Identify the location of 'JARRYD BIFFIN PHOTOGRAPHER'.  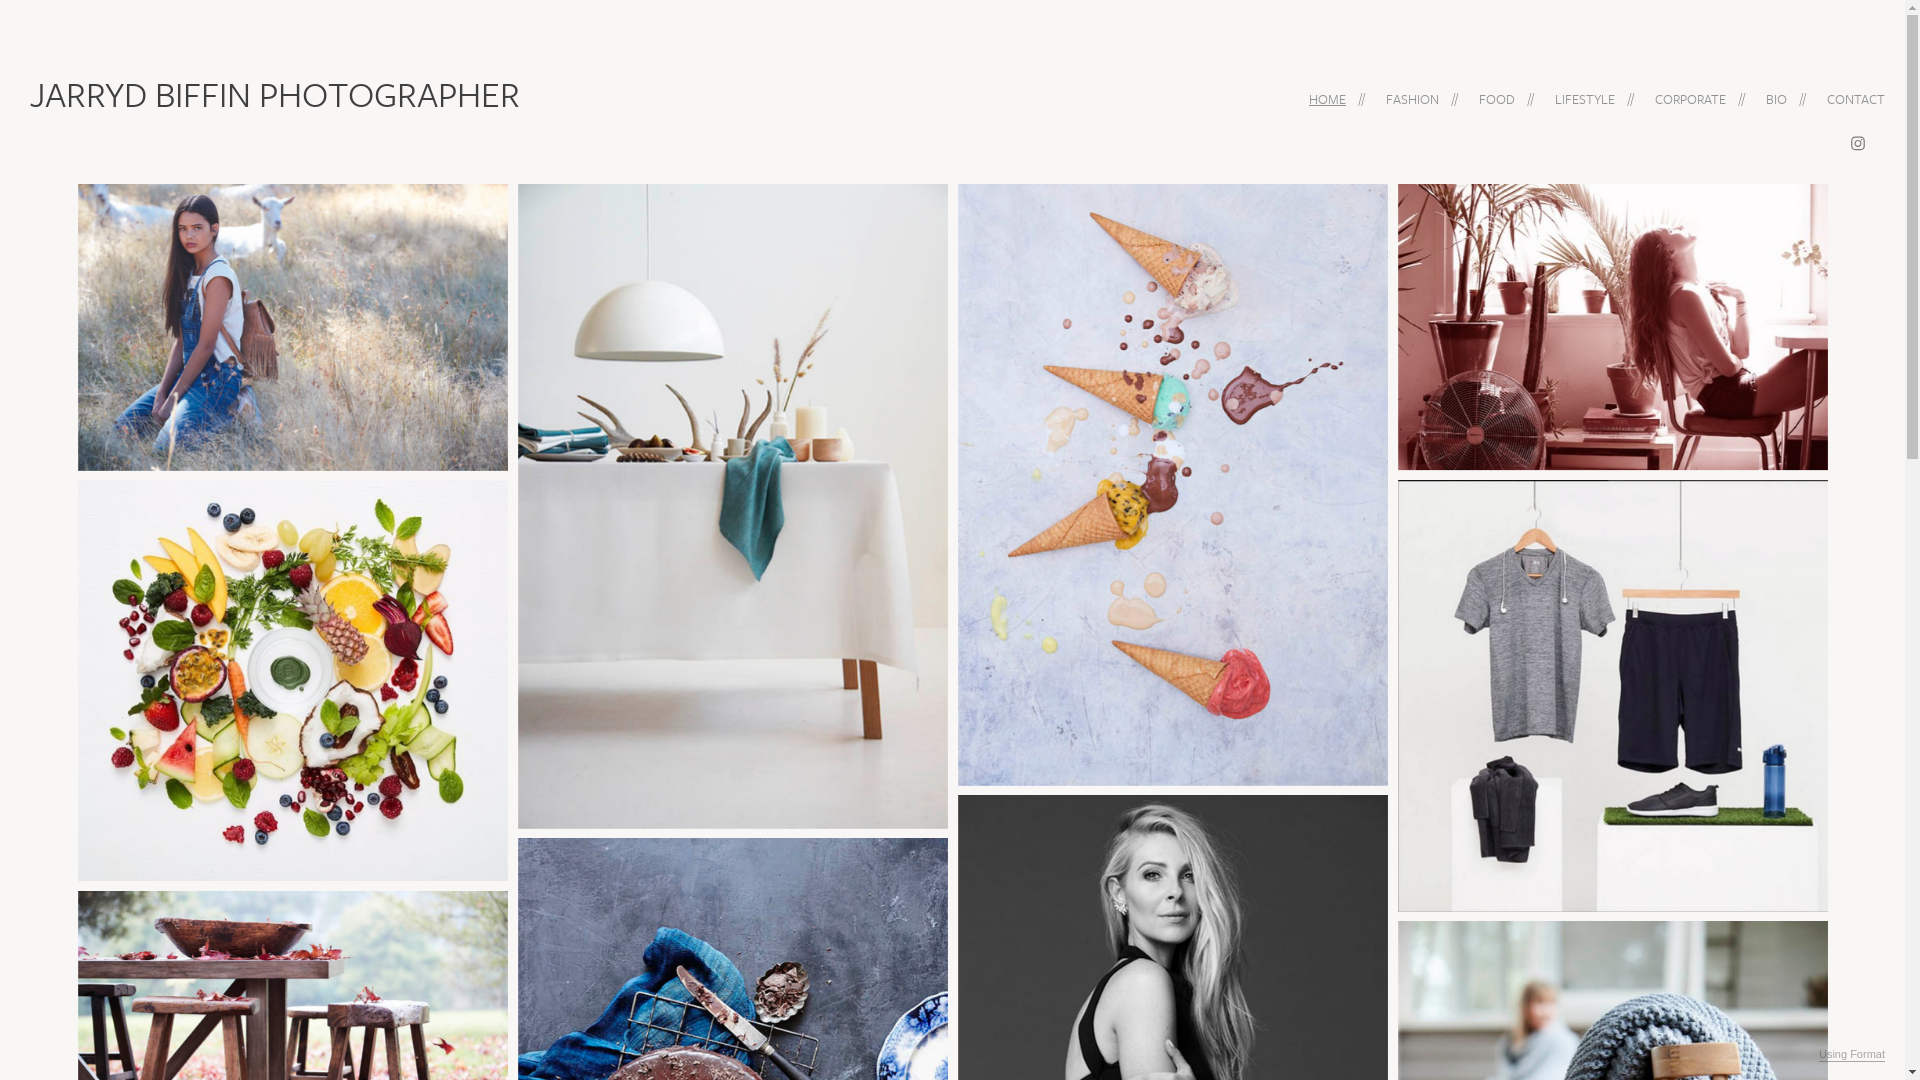
(273, 87).